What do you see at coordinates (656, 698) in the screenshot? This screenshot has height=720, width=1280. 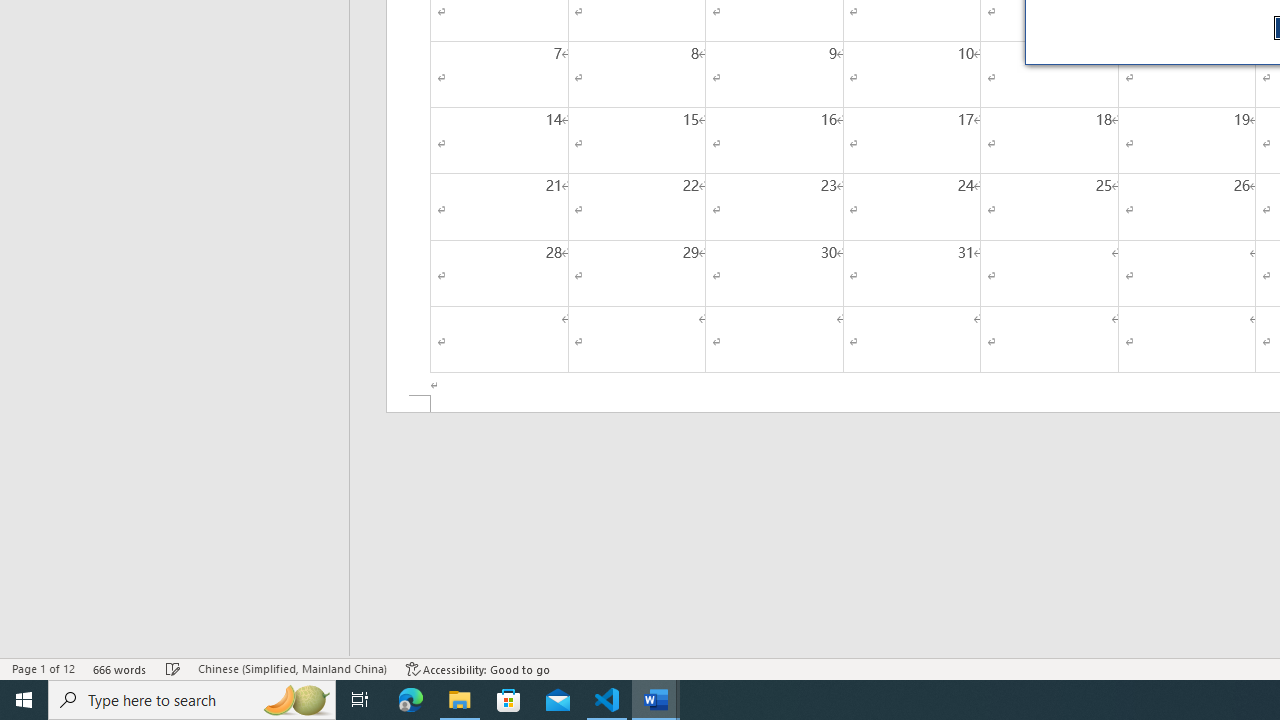 I see `'Word - 2 running windows'` at bounding box center [656, 698].